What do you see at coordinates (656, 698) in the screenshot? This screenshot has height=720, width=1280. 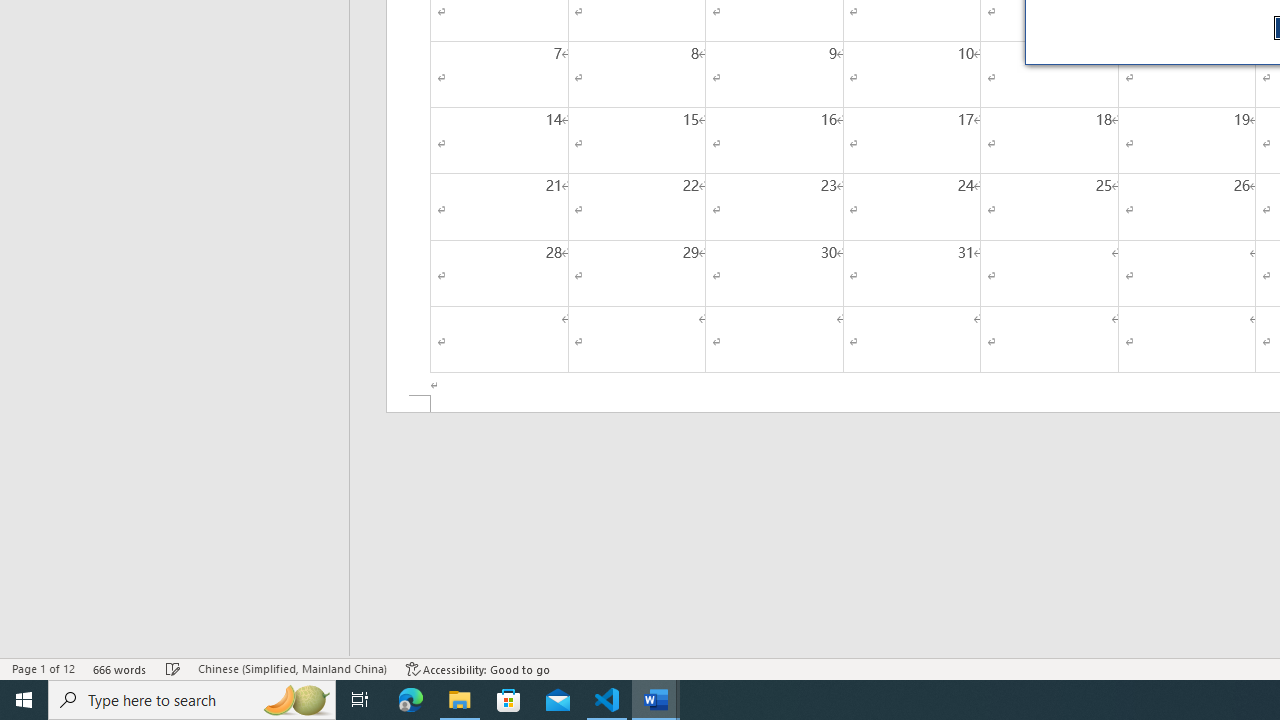 I see `'Word - 2 running windows'` at bounding box center [656, 698].